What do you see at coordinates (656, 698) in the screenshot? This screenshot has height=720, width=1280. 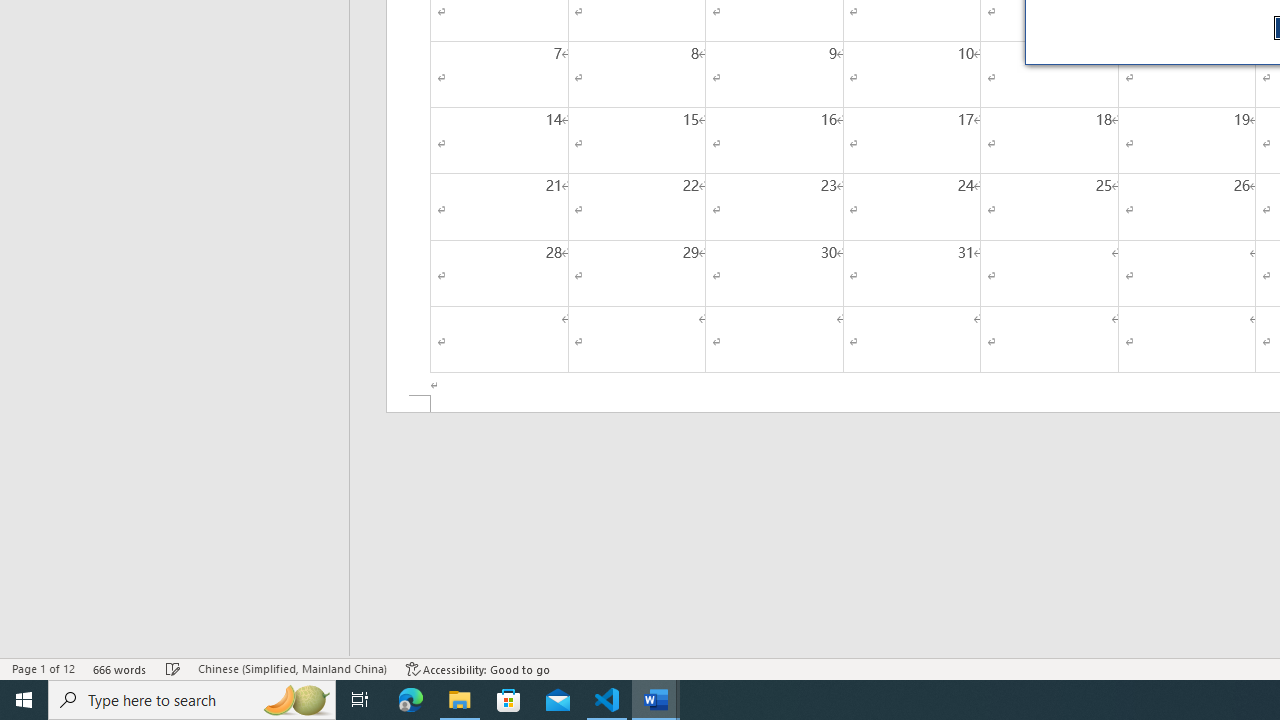 I see `'Word - 2 running windows'` at bounding box center [656, 698].